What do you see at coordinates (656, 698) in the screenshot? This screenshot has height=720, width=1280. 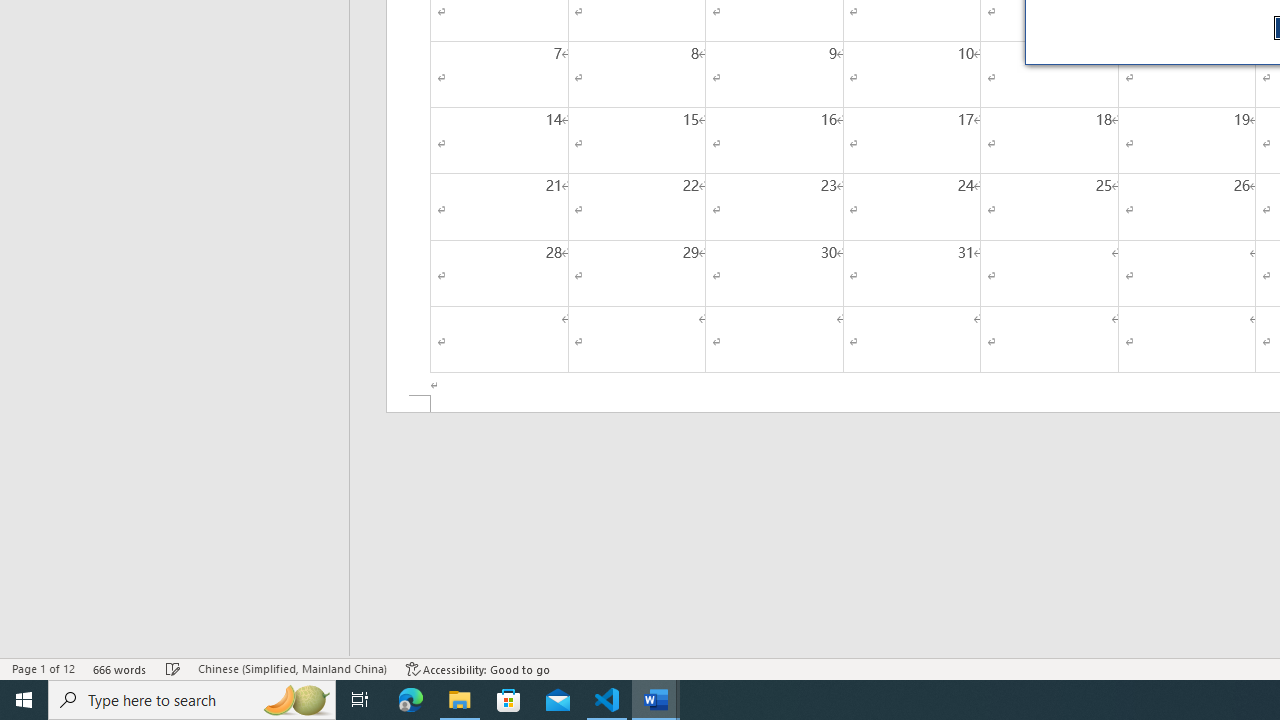 I see `'Word - 2 running windows'` at bounding box center [656, 698].